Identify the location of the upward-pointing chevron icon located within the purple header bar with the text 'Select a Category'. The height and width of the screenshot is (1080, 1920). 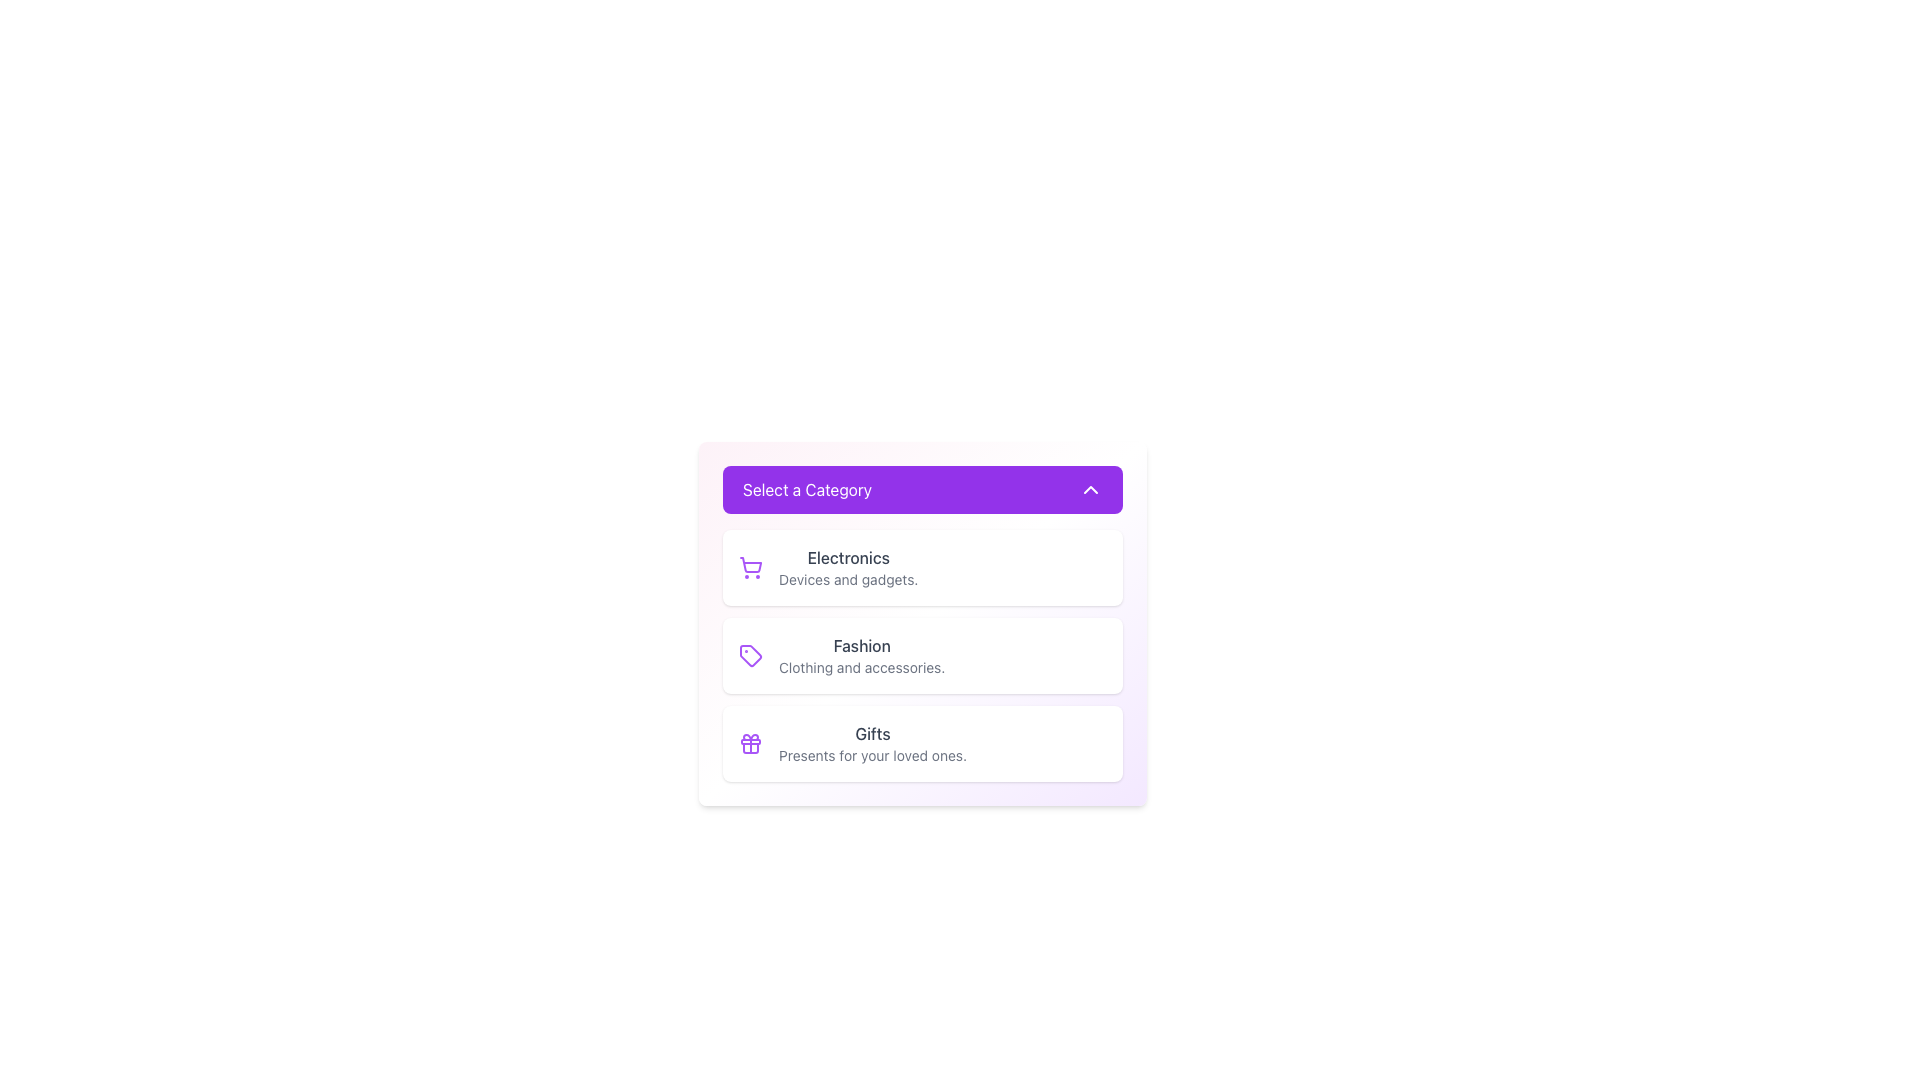
(1089, 489).